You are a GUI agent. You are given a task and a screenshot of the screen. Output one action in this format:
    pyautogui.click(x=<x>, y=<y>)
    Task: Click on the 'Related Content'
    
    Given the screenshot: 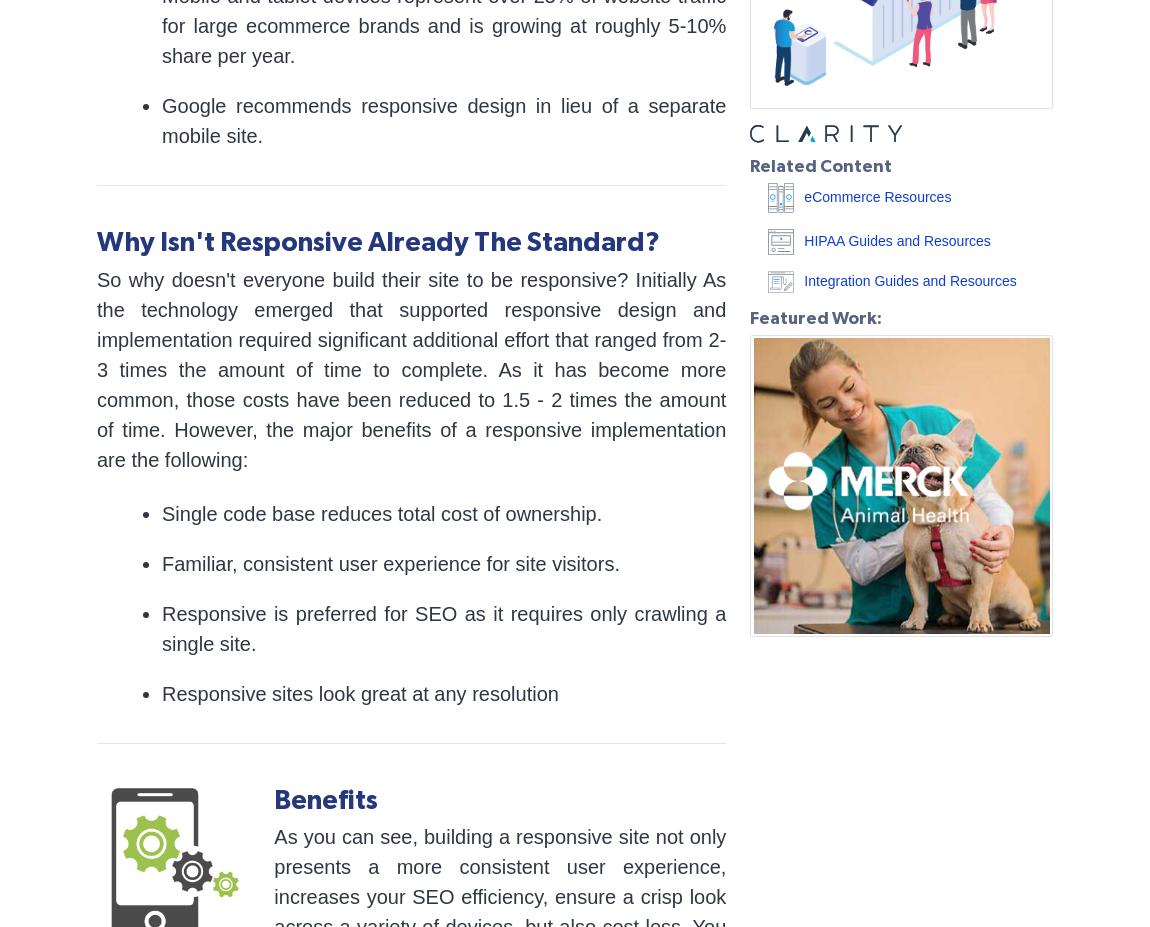 What is the action you would take?
    pyautogui.click(x=819, y=166)
    